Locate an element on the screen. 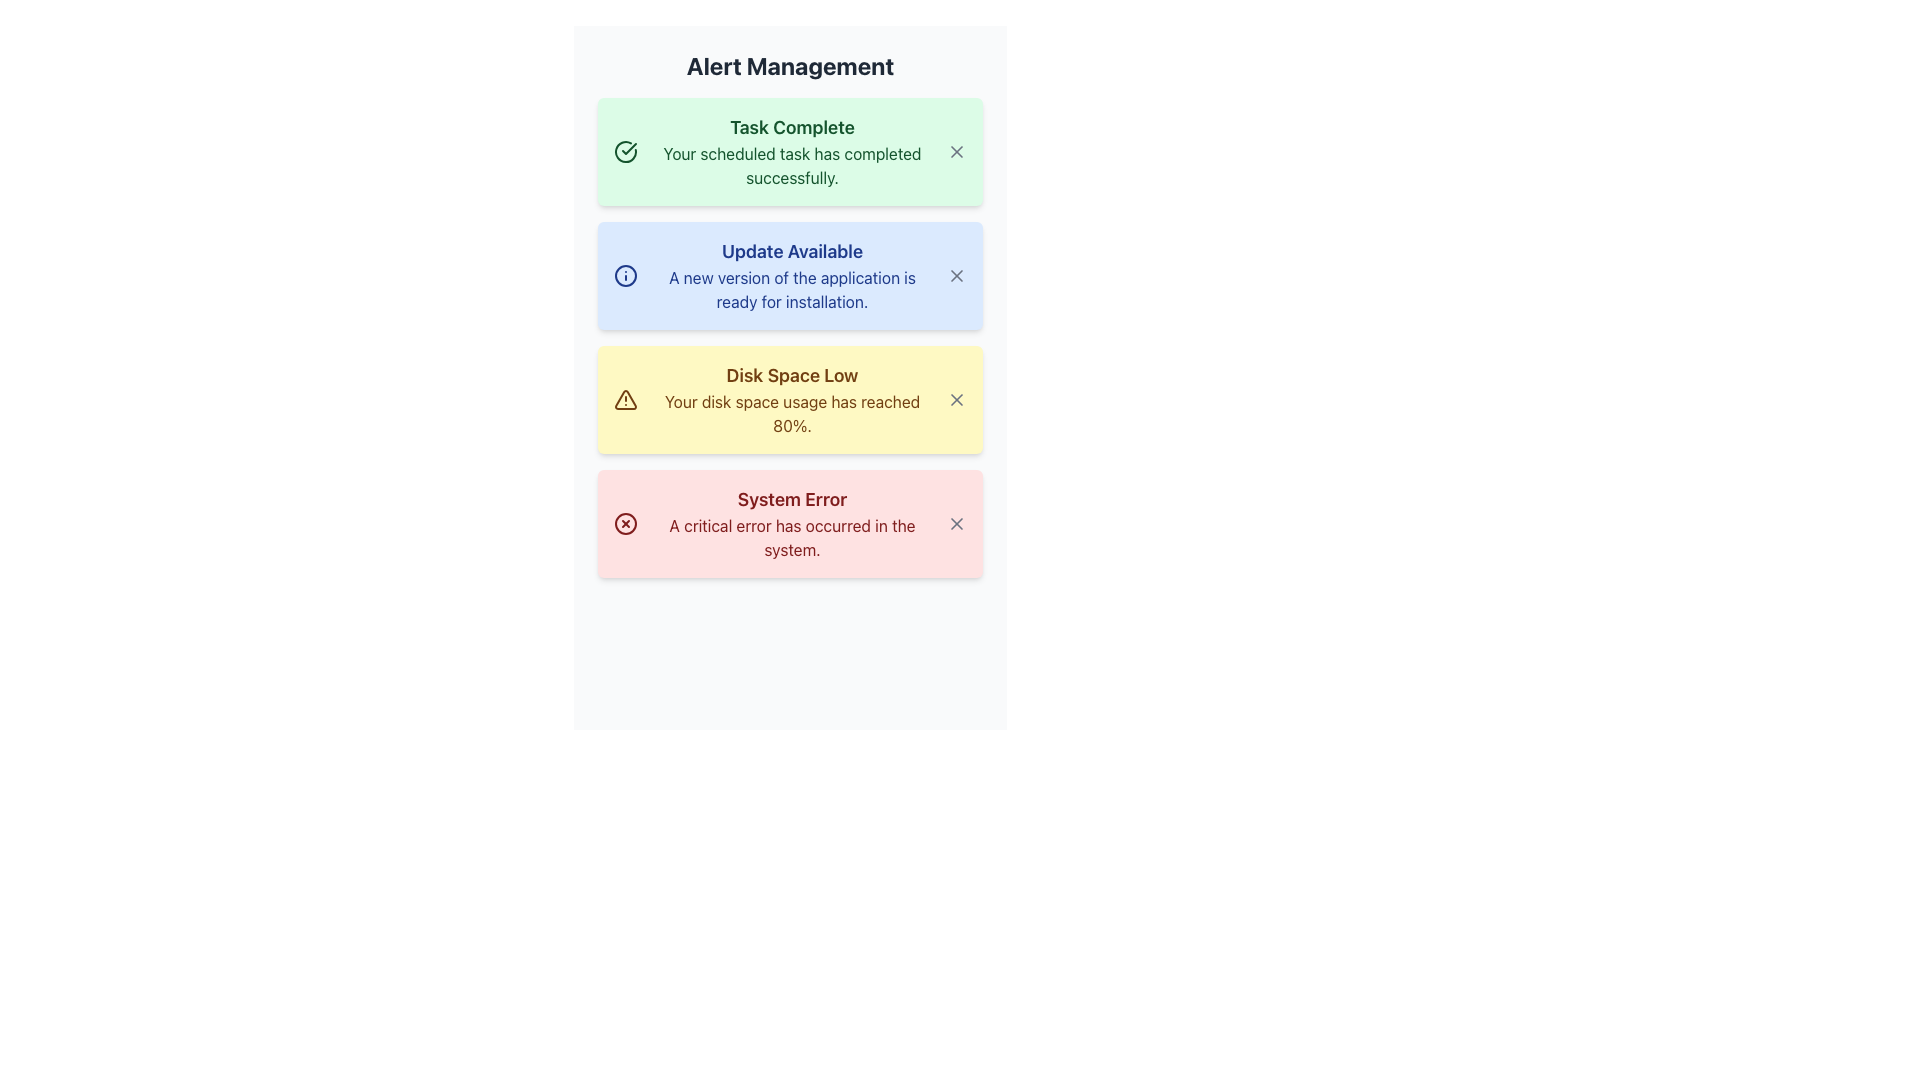 The width and height of the screenshot is (1920, 1080). detailed description of the critical system error located within the 'System Error' box, specifically the static text content positioned just below the headline is located at coordinates (791, 536).